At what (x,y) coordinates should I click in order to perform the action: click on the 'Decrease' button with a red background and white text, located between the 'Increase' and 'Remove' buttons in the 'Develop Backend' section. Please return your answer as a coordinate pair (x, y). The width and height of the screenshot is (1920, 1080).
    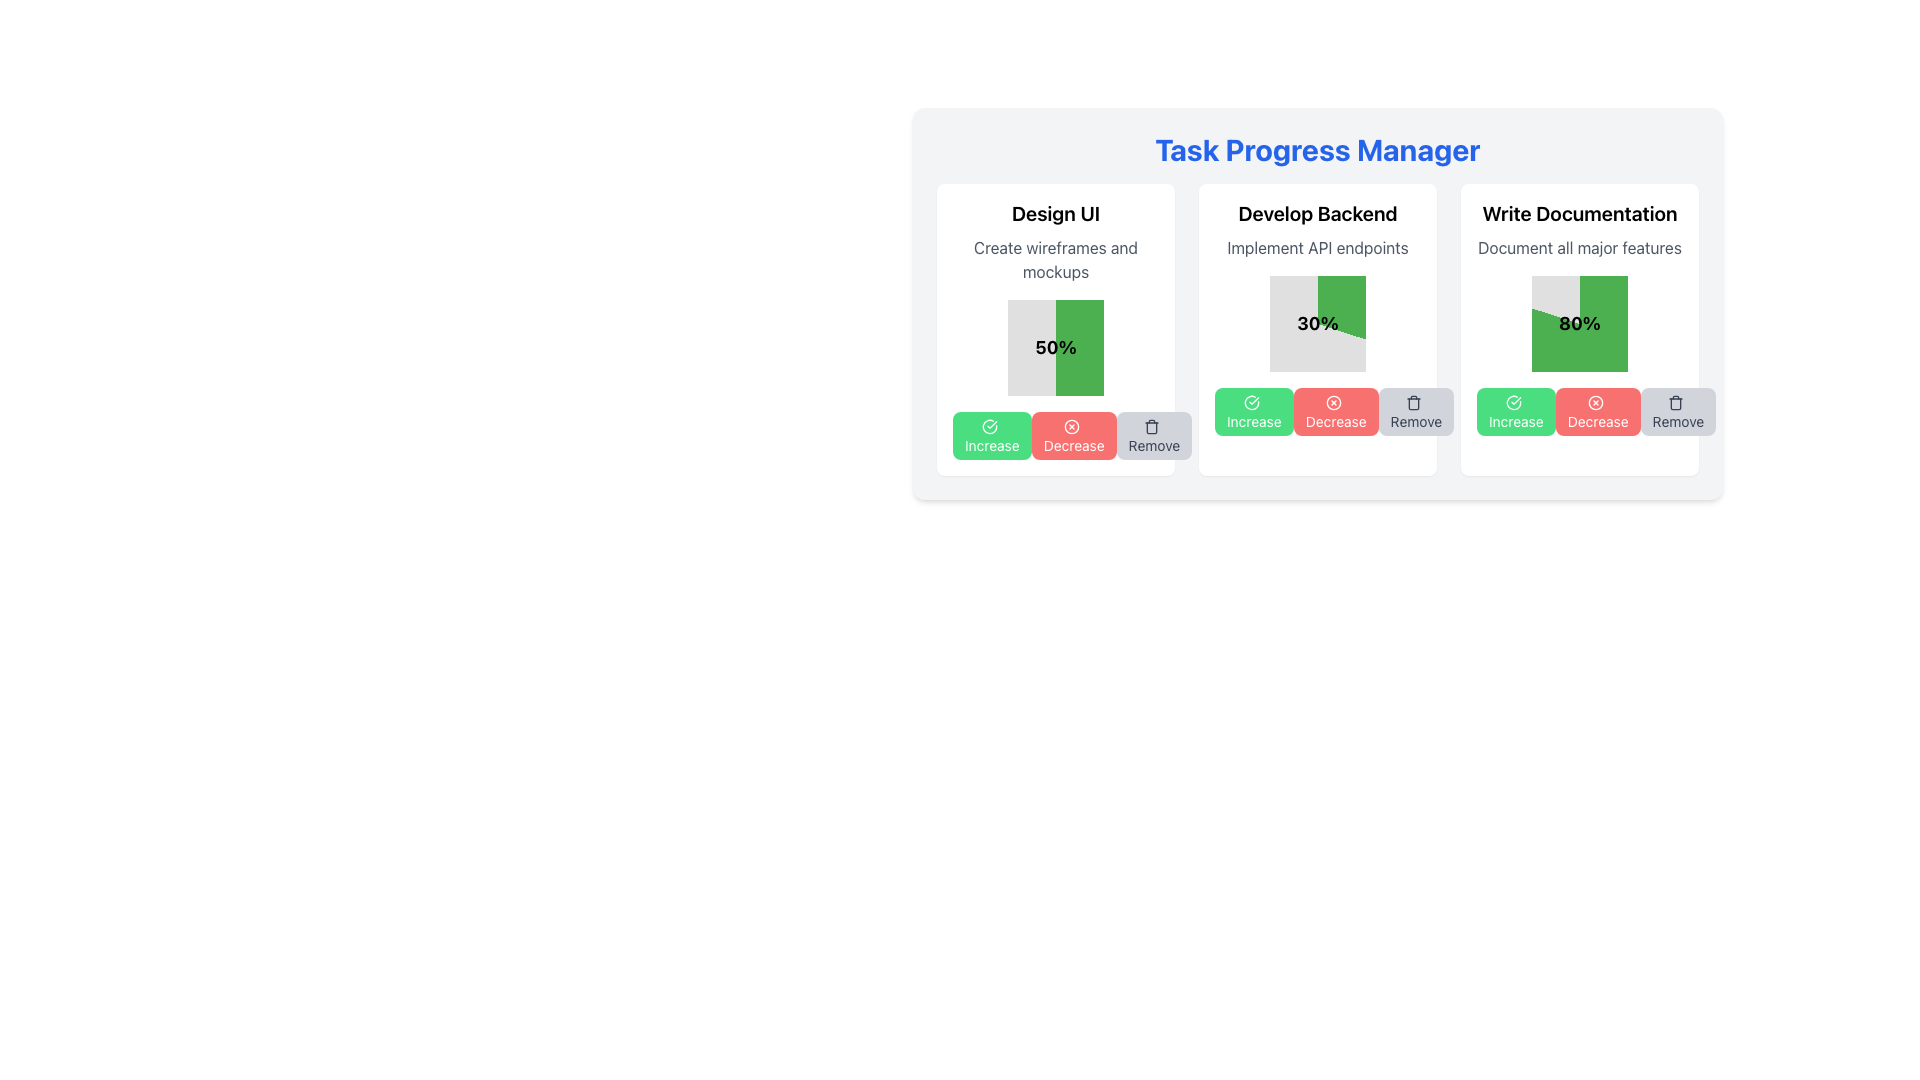
    Looking at the image, I should click on (1336, 411).